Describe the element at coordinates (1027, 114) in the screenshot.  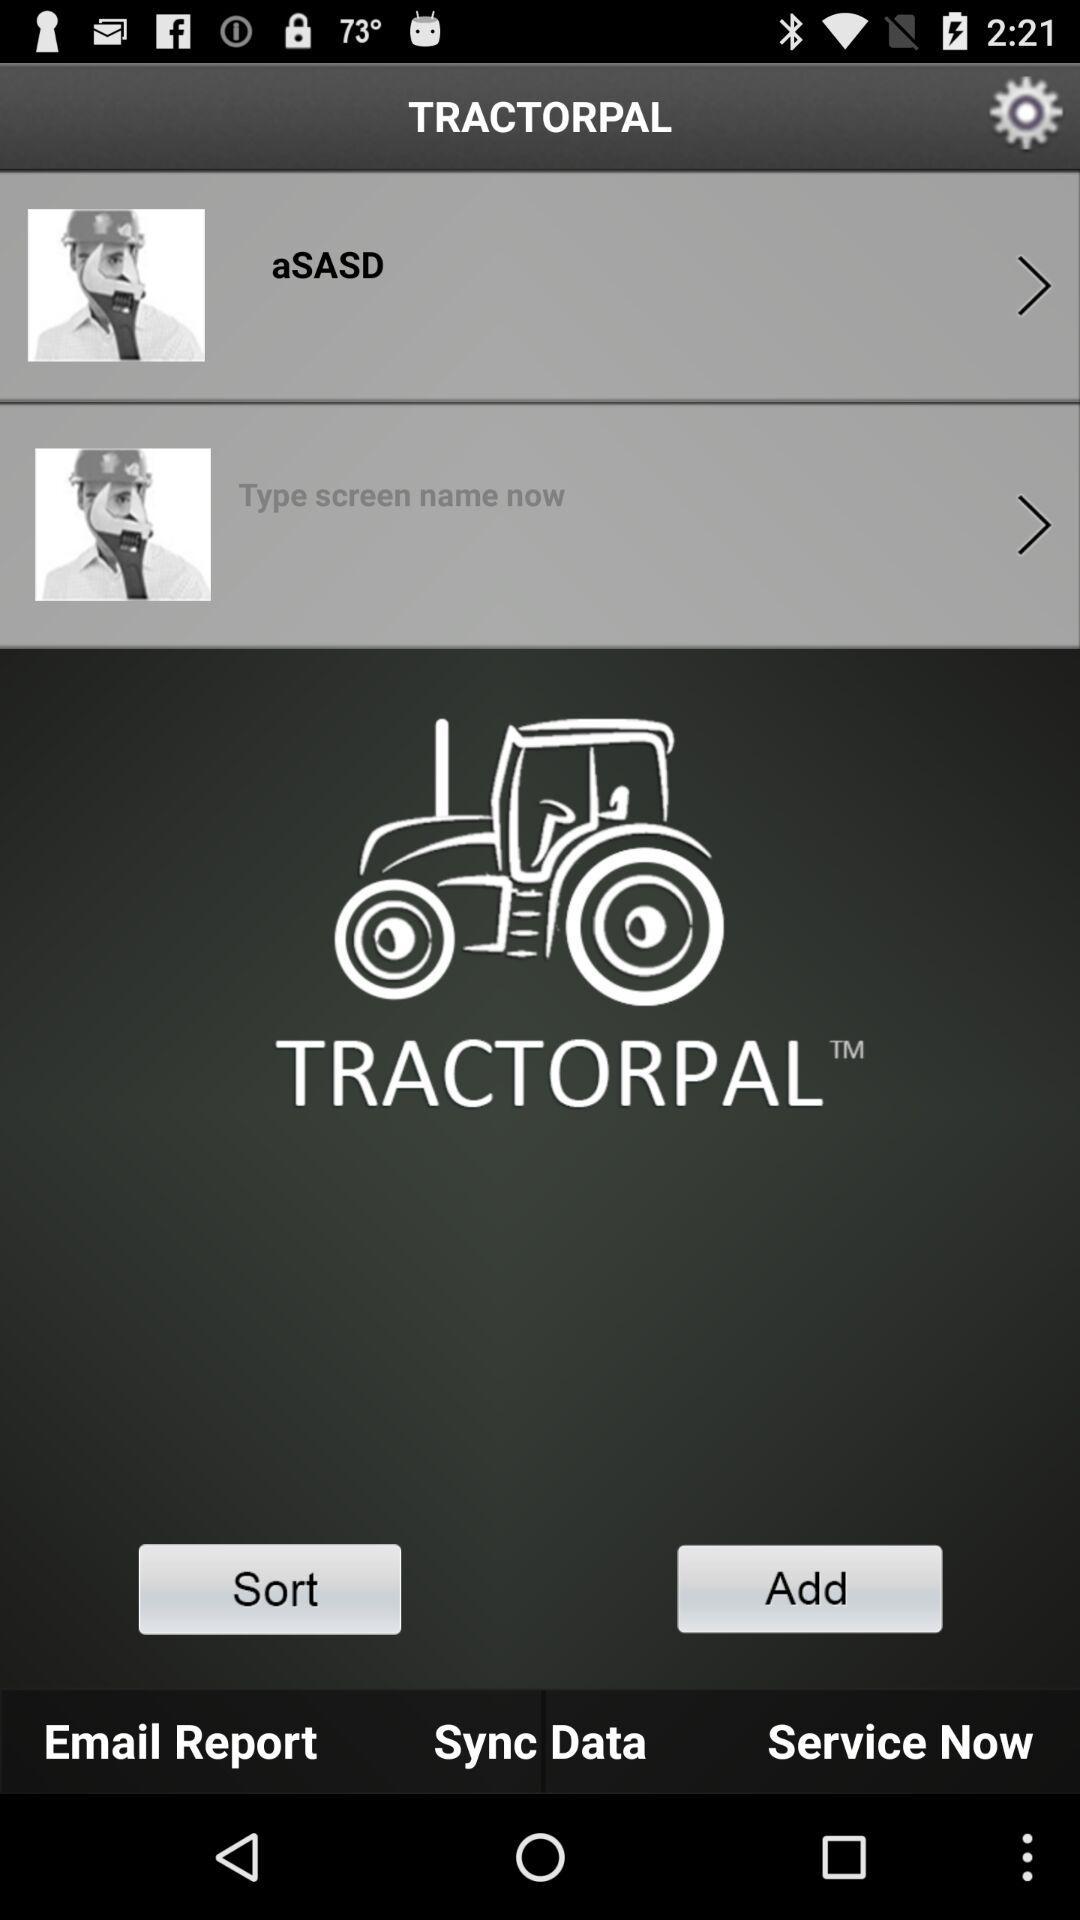
I see `setting` at that location.